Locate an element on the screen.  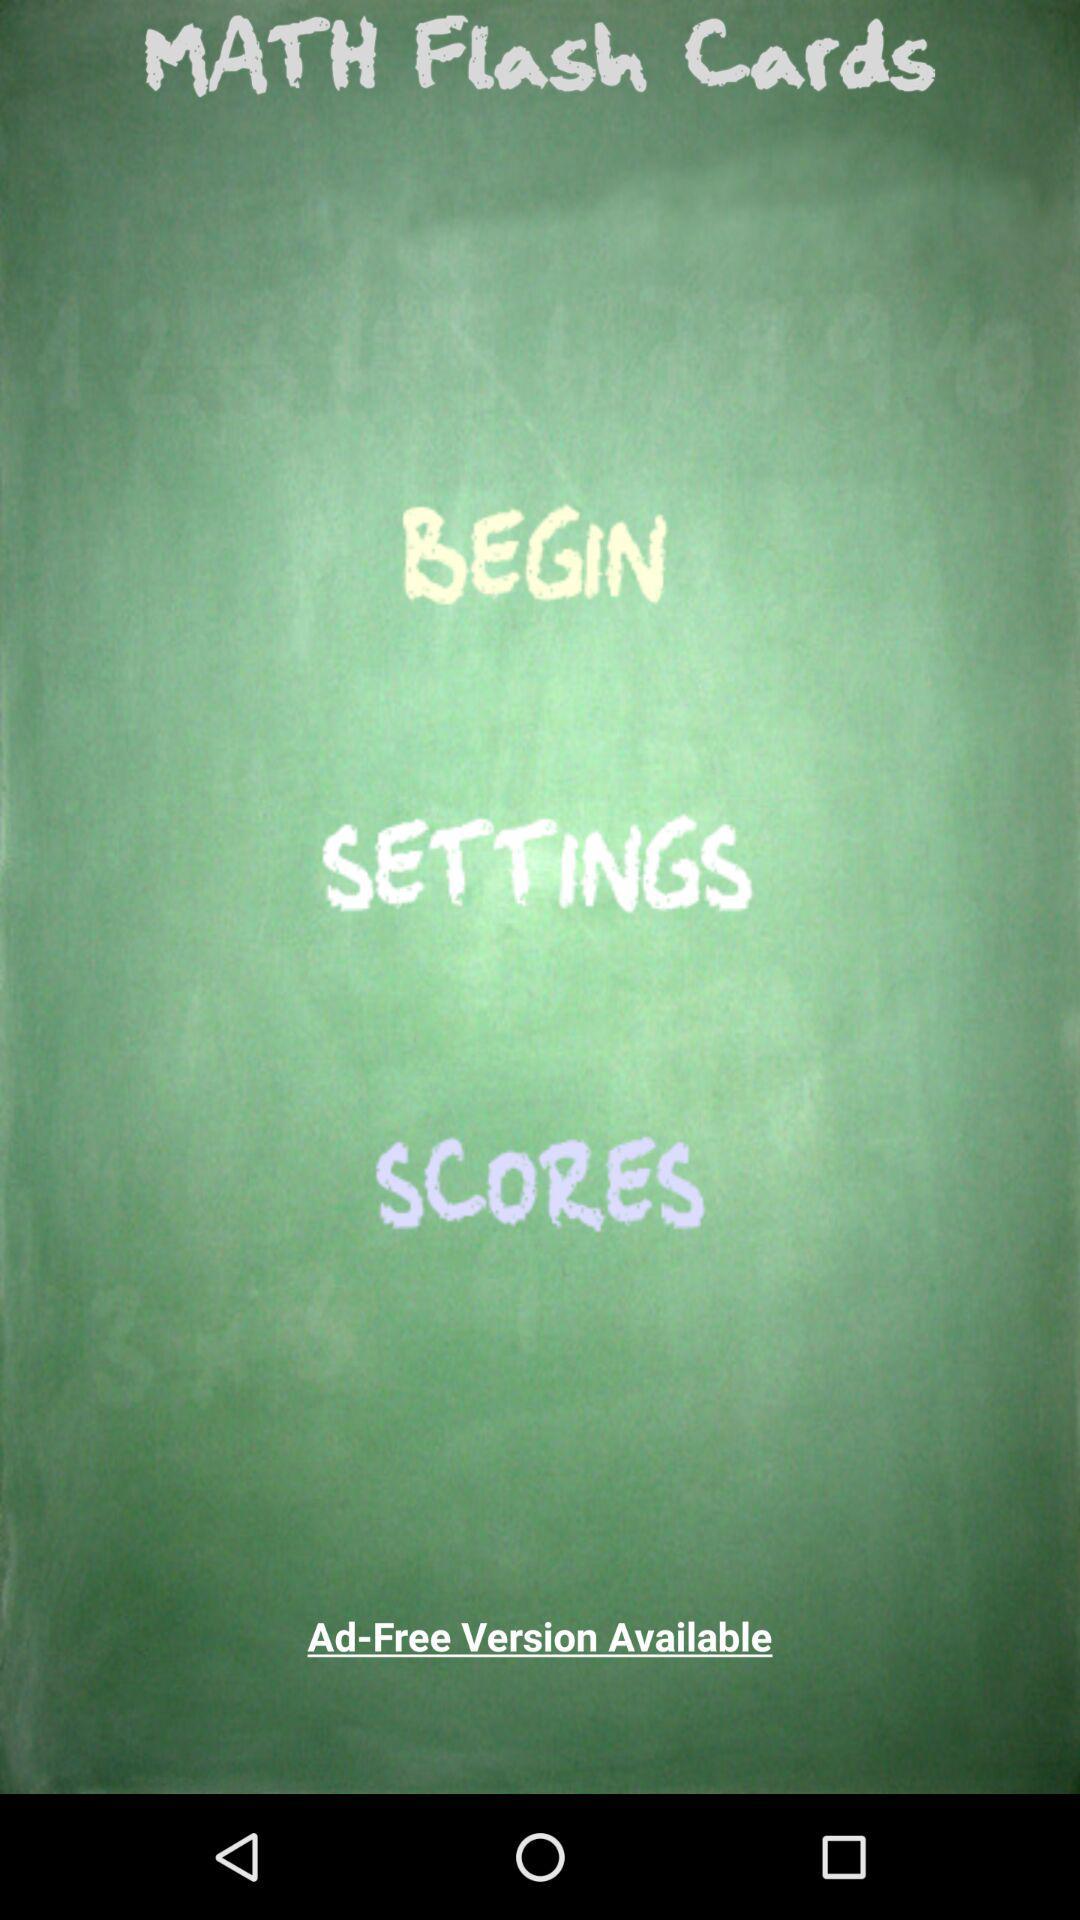
ad free version is located at coordinates (540, 1636).